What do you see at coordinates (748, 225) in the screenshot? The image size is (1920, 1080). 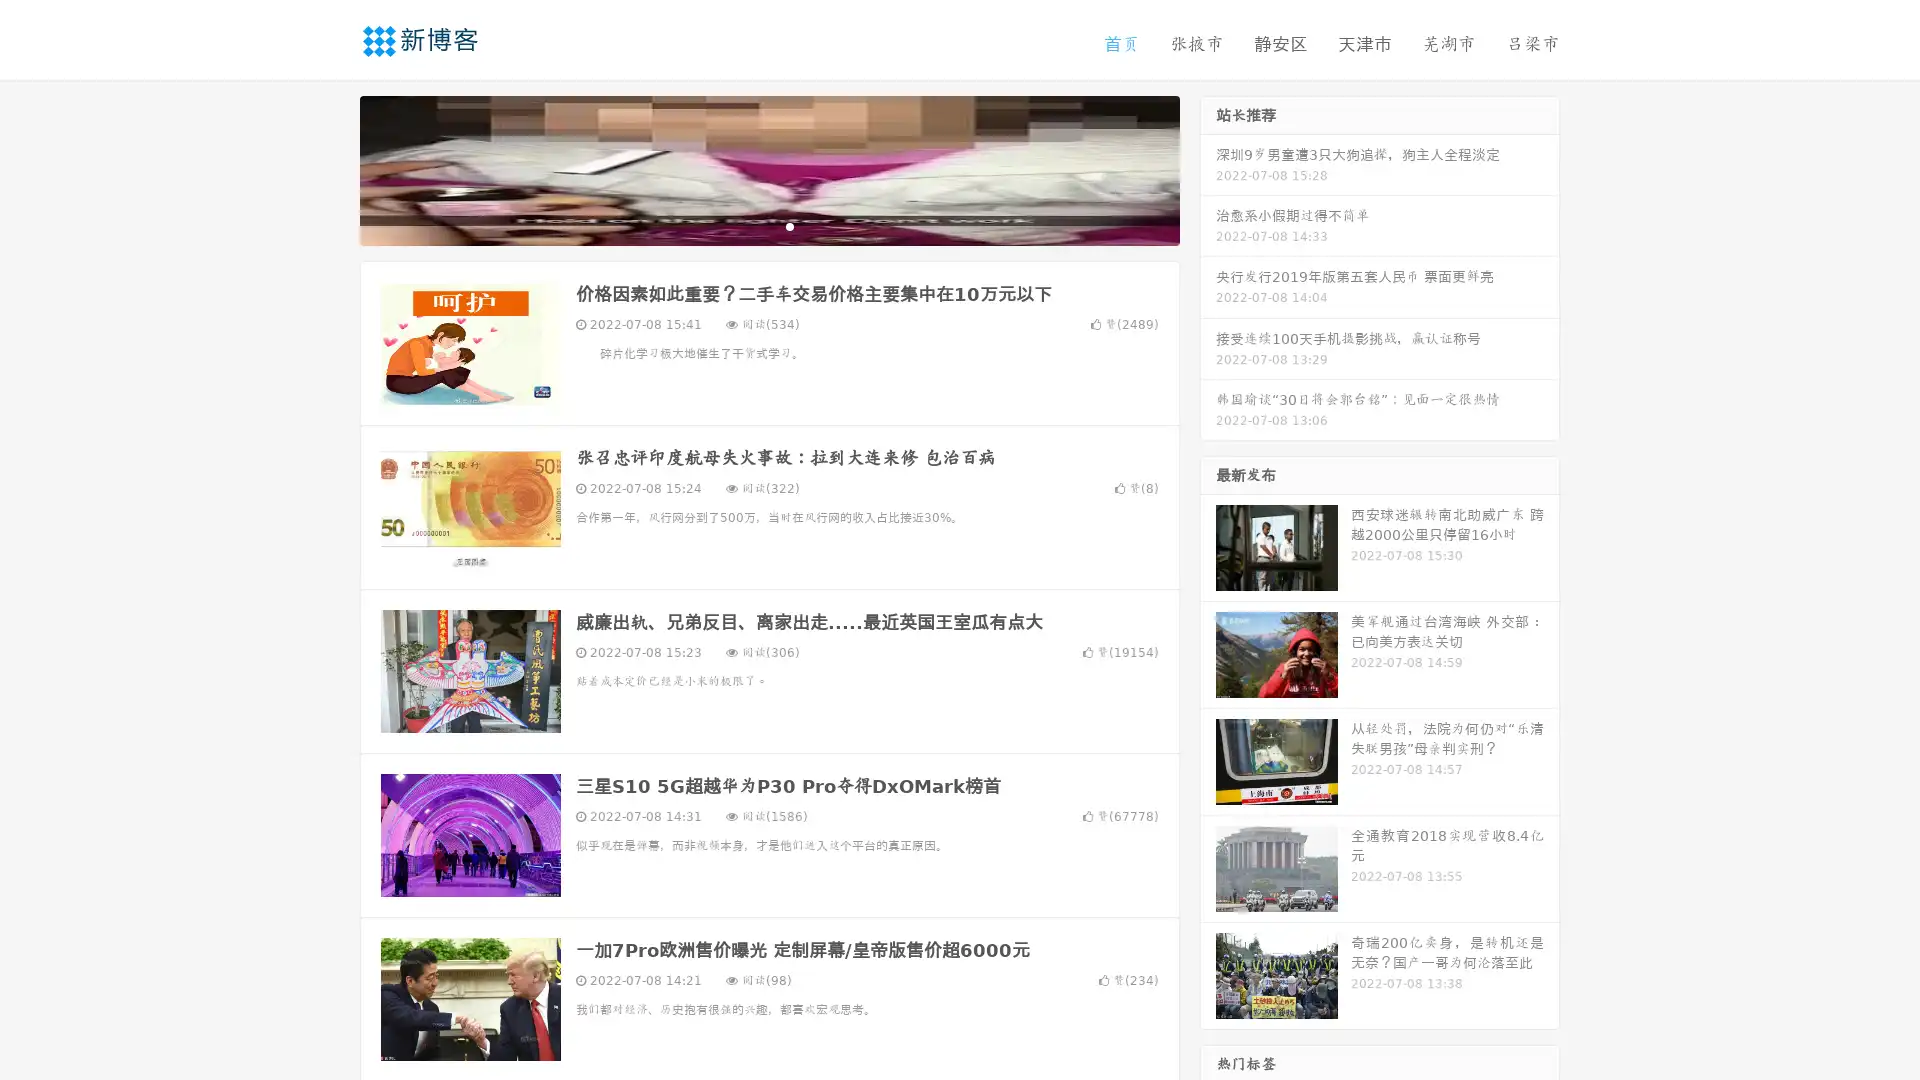 I see `Go to slide 1` at bounding box center [748, 225].